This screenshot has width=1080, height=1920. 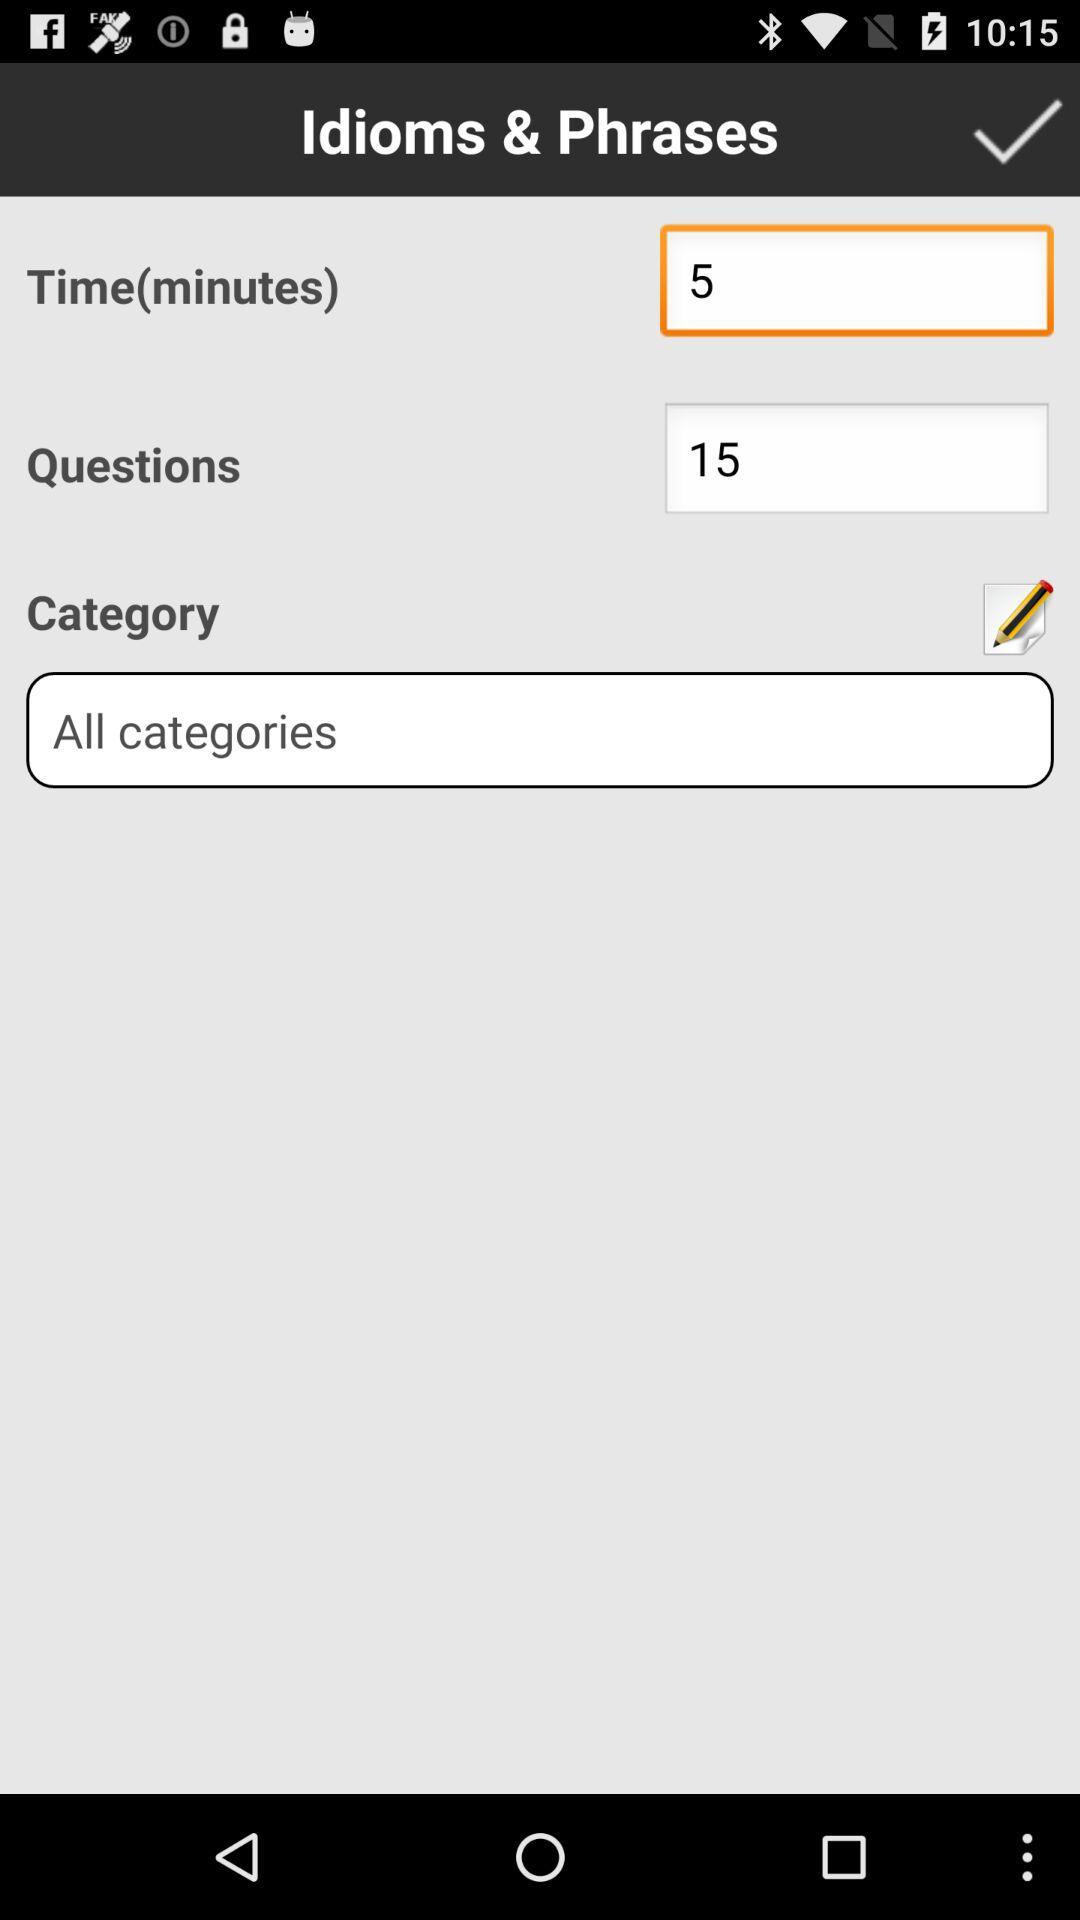 What do you see at coordinates (1017, 128) in the screenshot?
I see `confirm data` at bounding box center [1017, 128].